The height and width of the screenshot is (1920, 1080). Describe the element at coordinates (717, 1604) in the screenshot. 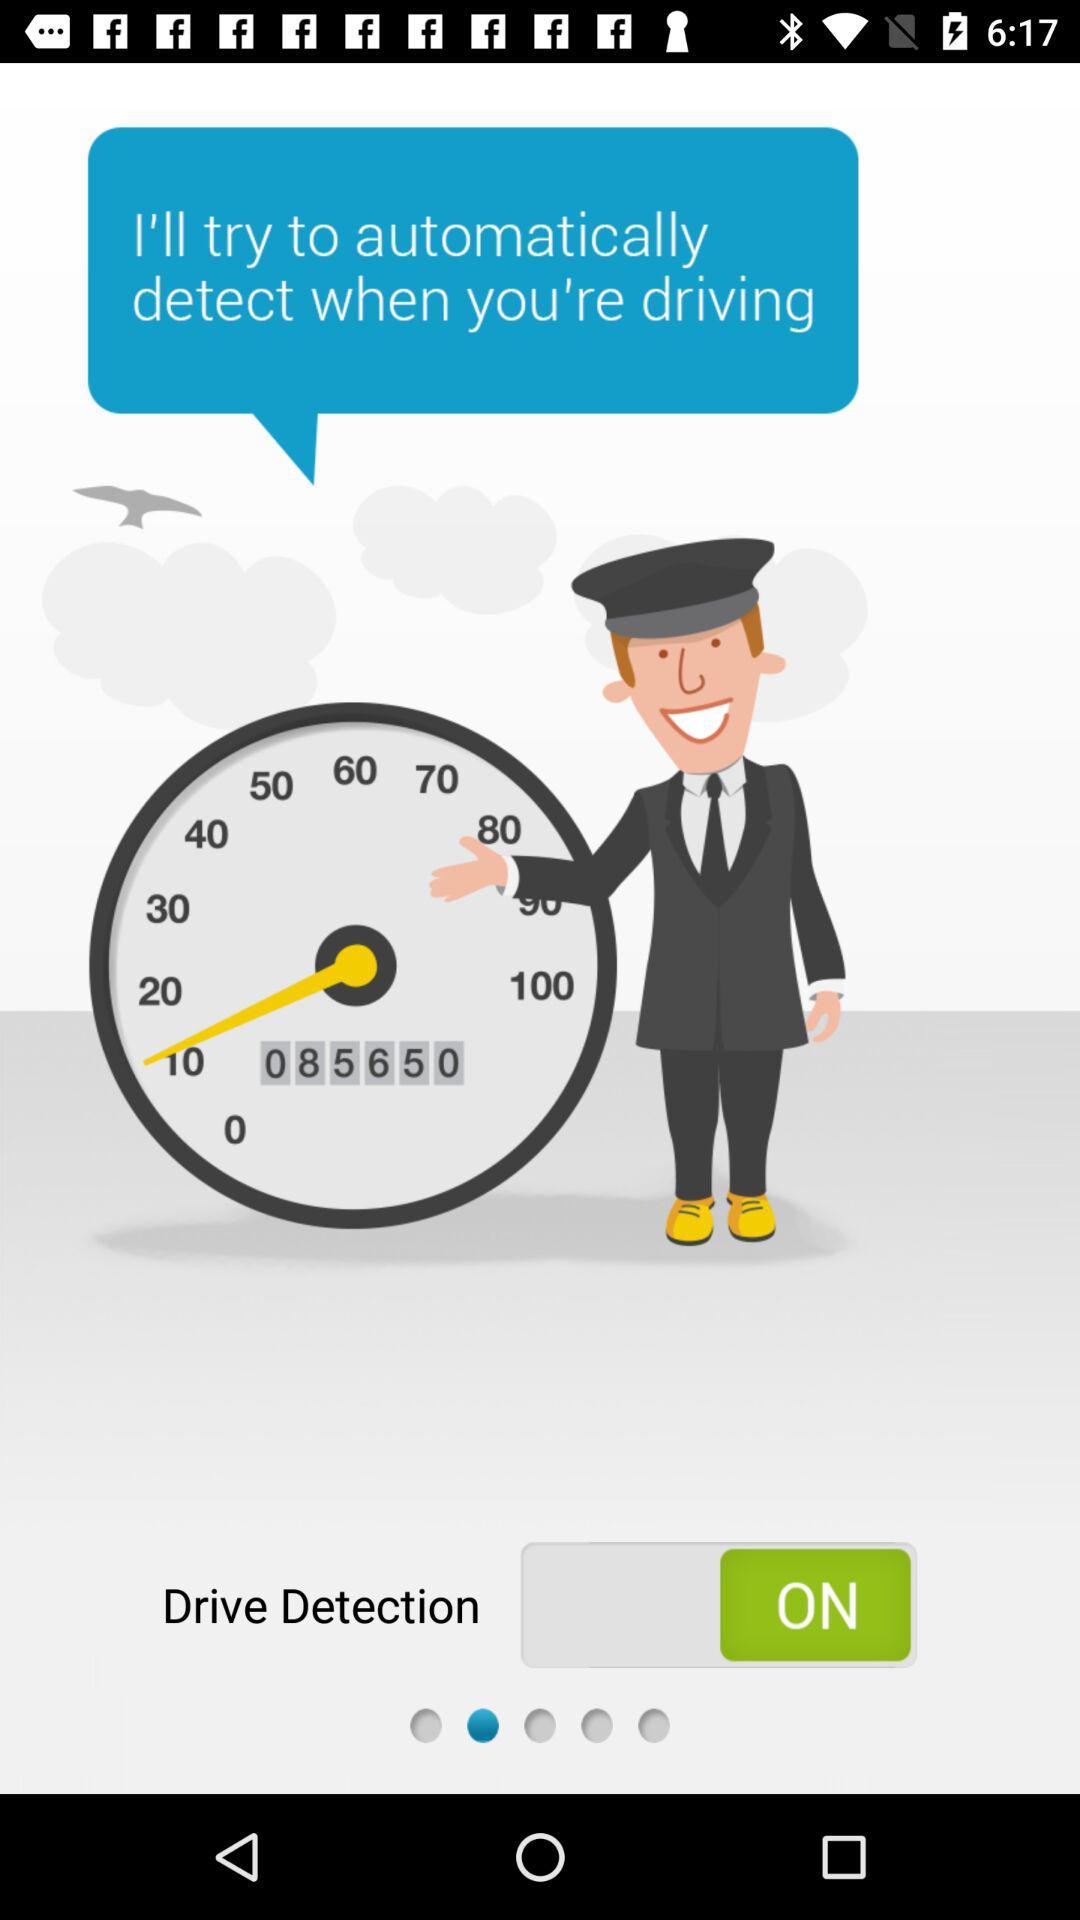

I see `switch` at that location.